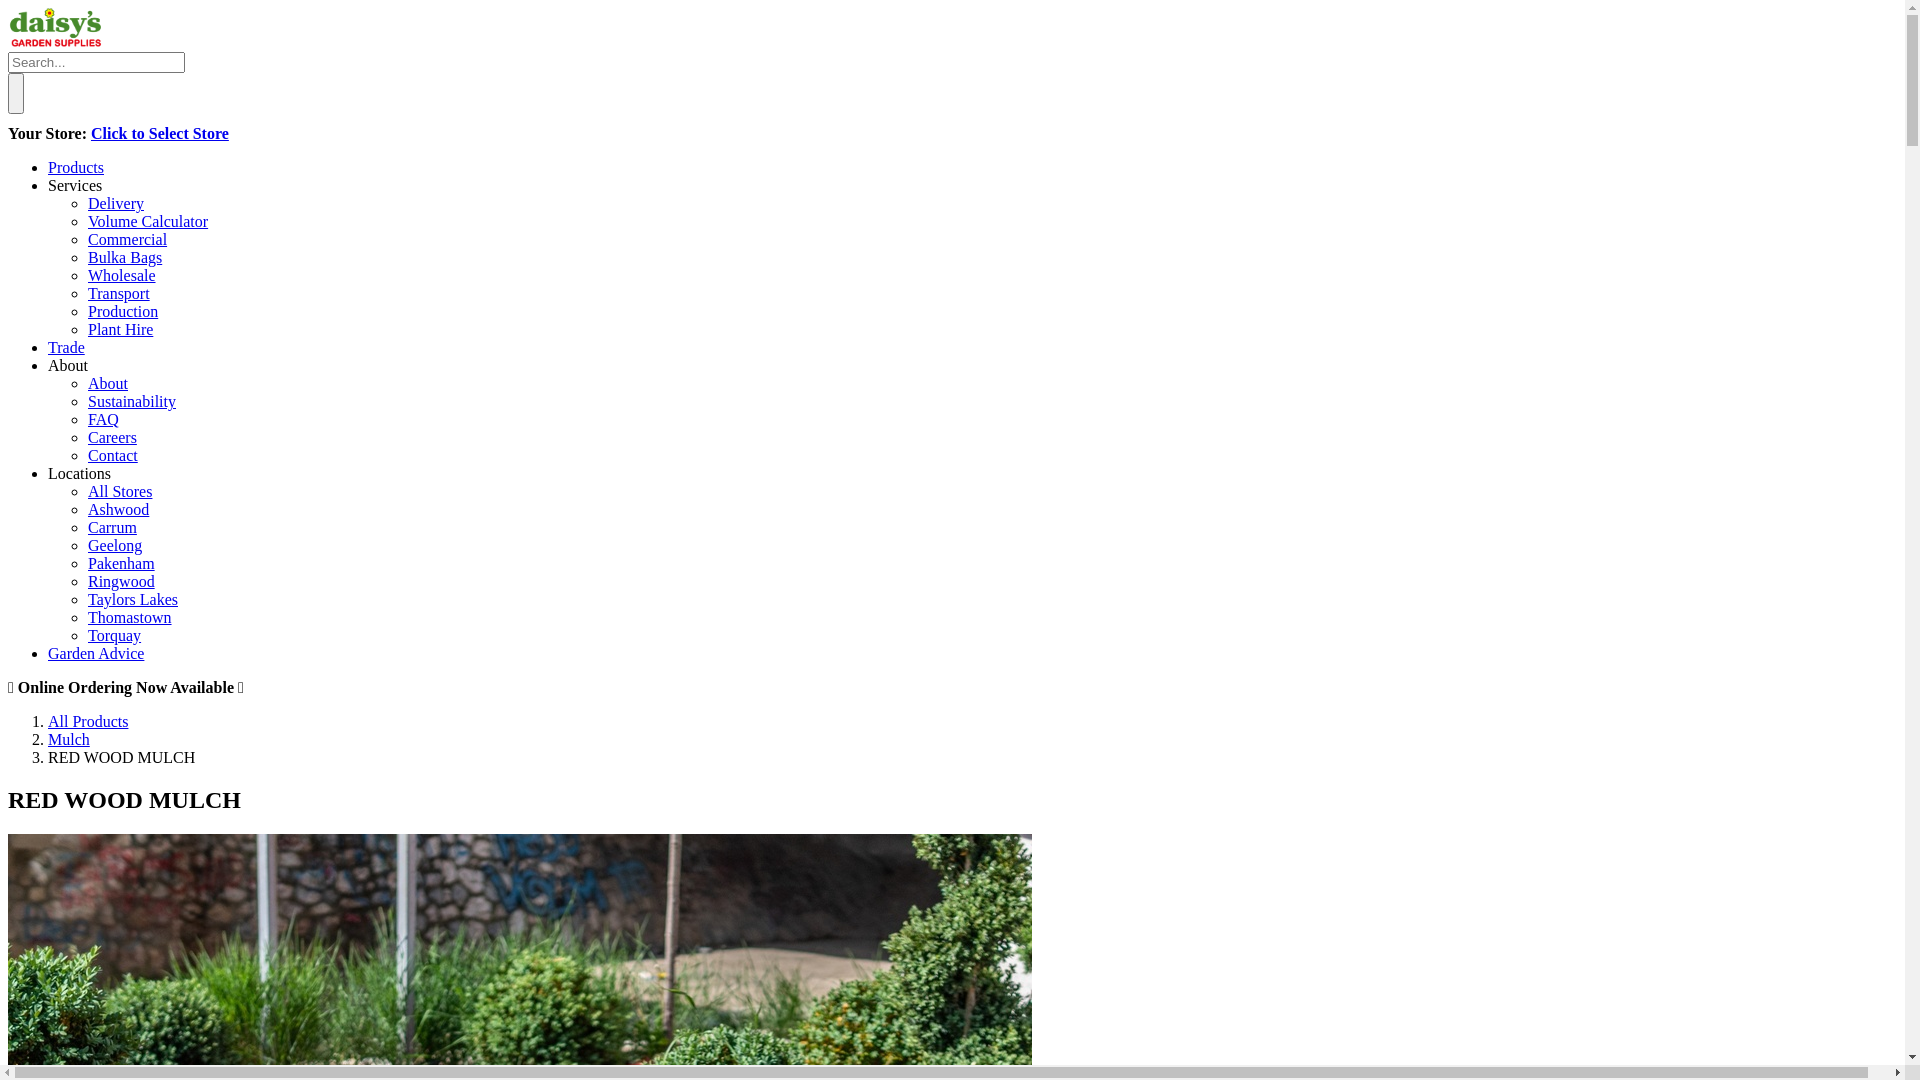  Describe the element at coordinates (126, 238) in the screenshot. I see `'Commercial'` at that location.